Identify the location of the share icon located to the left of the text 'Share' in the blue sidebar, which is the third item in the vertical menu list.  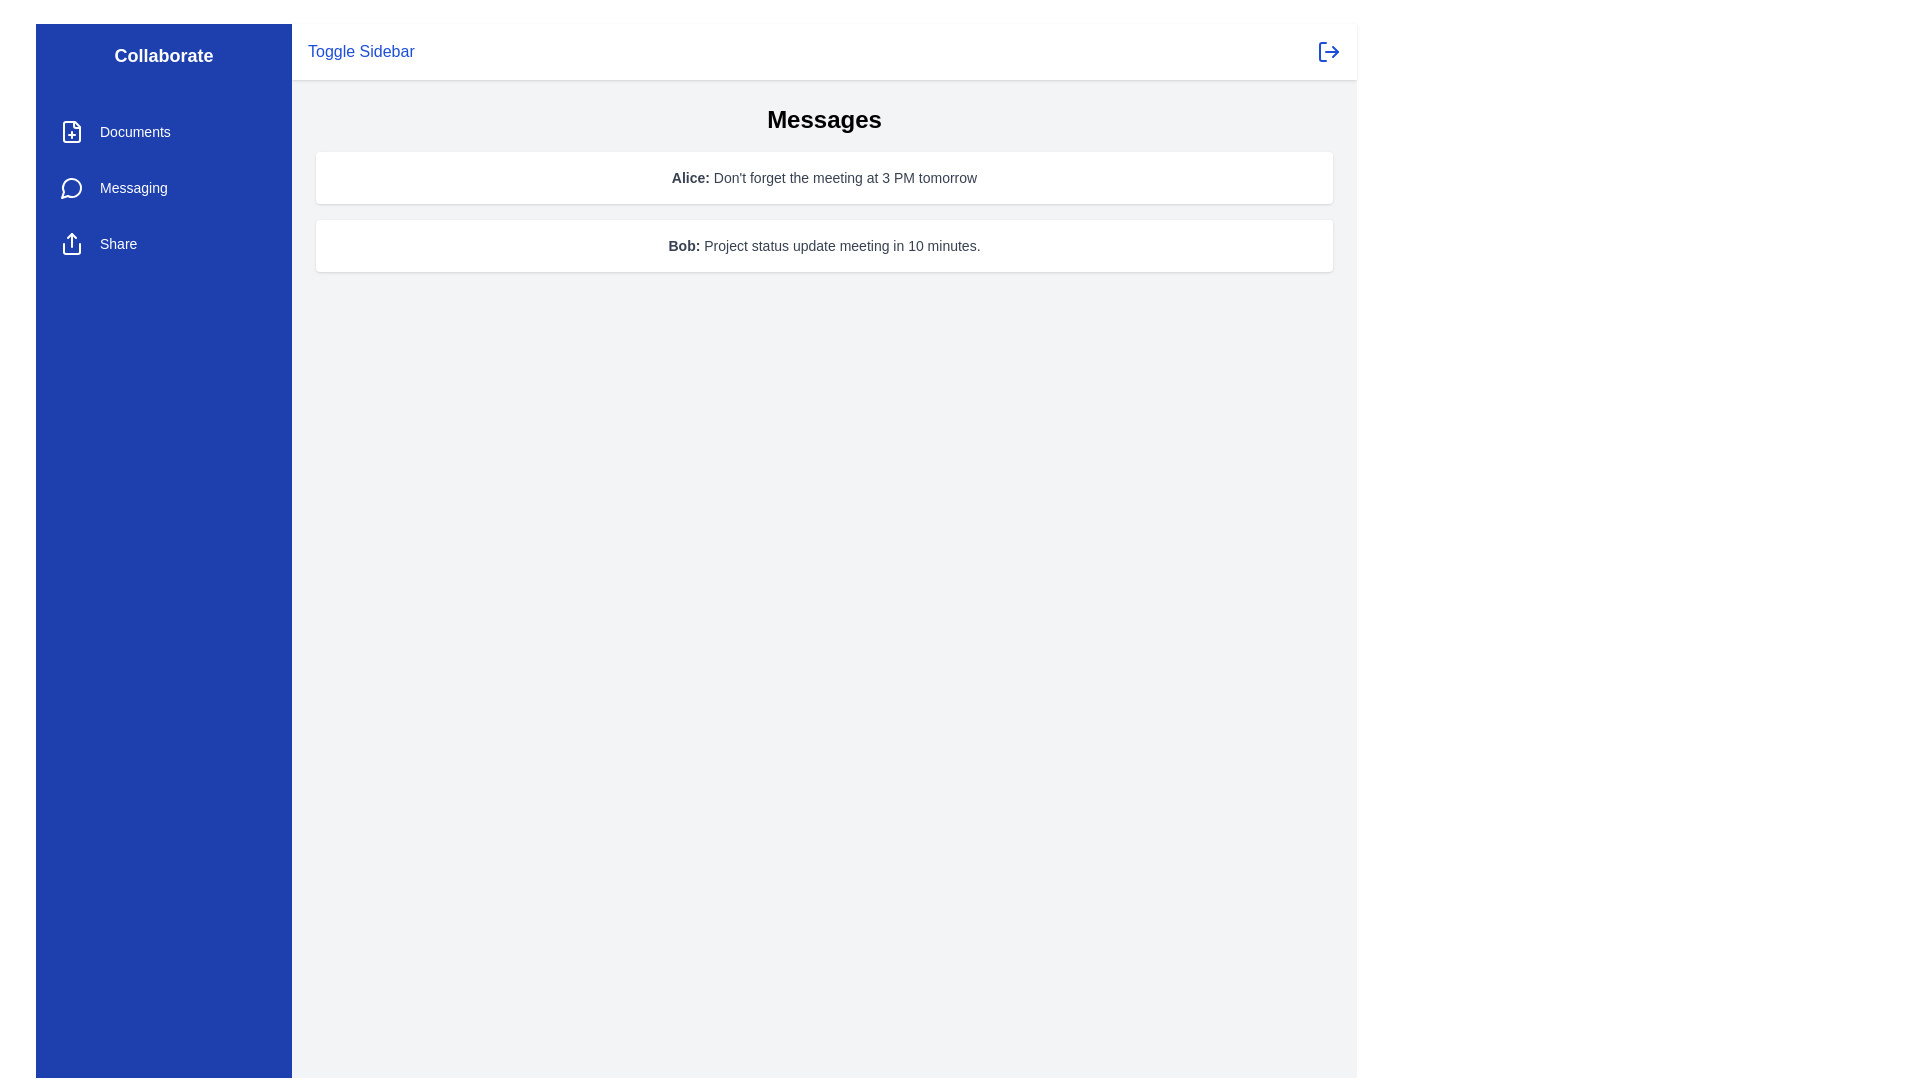
(72, 242).